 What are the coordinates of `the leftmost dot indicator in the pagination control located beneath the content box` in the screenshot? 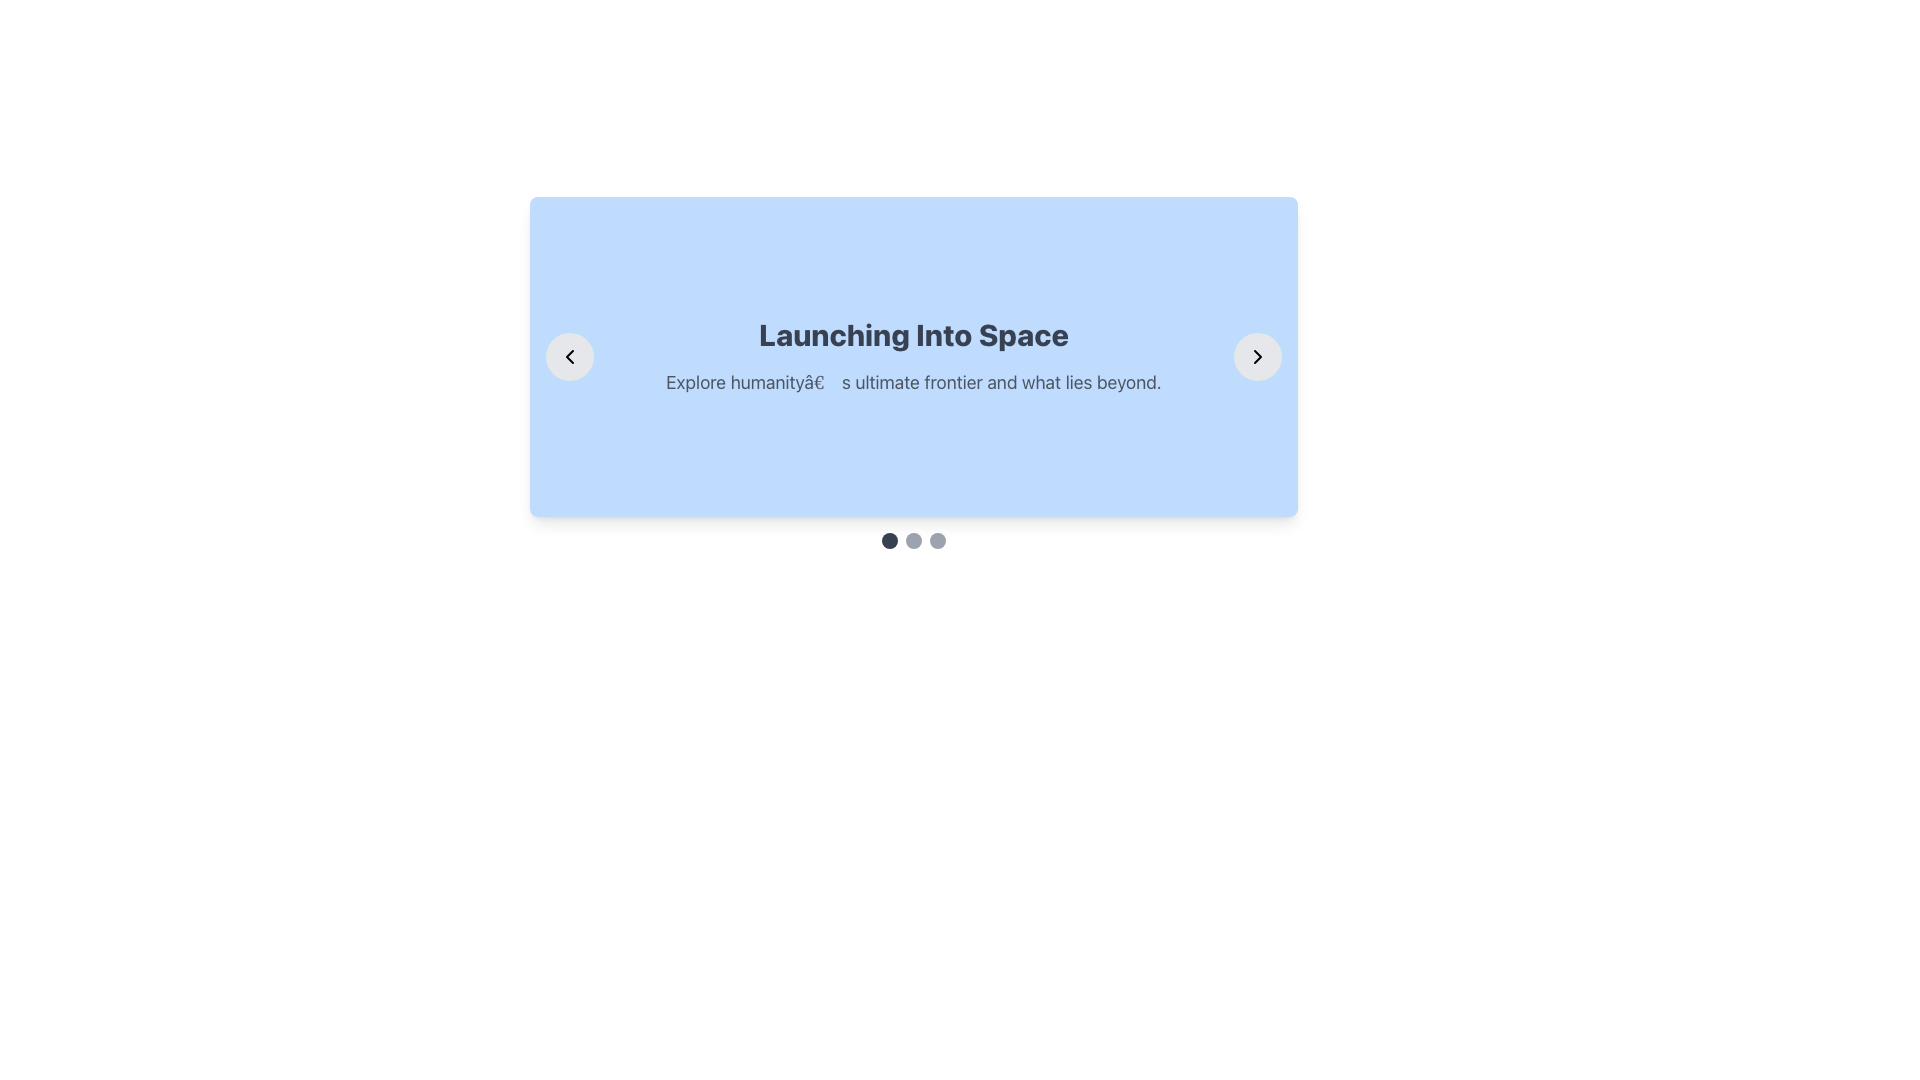 It's located at (888, 540).